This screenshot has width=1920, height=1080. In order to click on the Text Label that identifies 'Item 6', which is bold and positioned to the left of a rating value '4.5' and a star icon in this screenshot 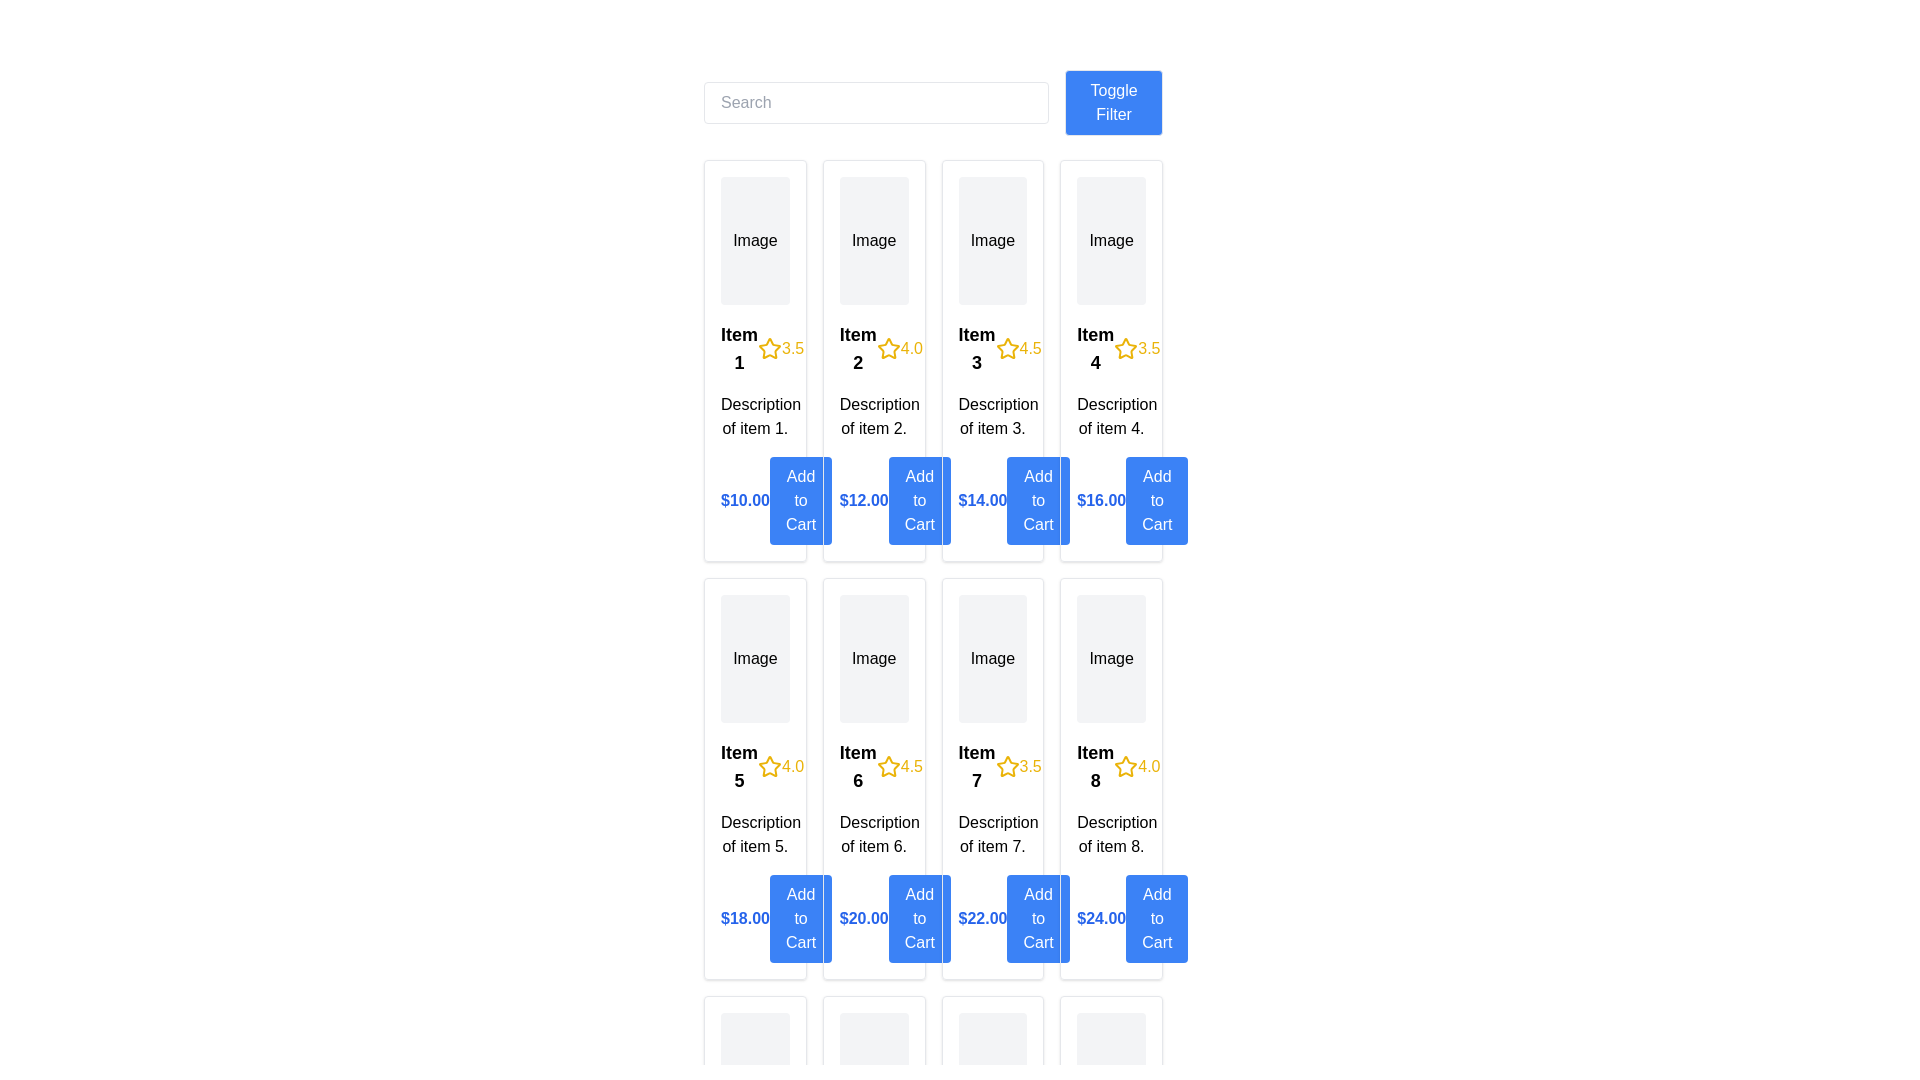, I will do `click(858, 766)`.